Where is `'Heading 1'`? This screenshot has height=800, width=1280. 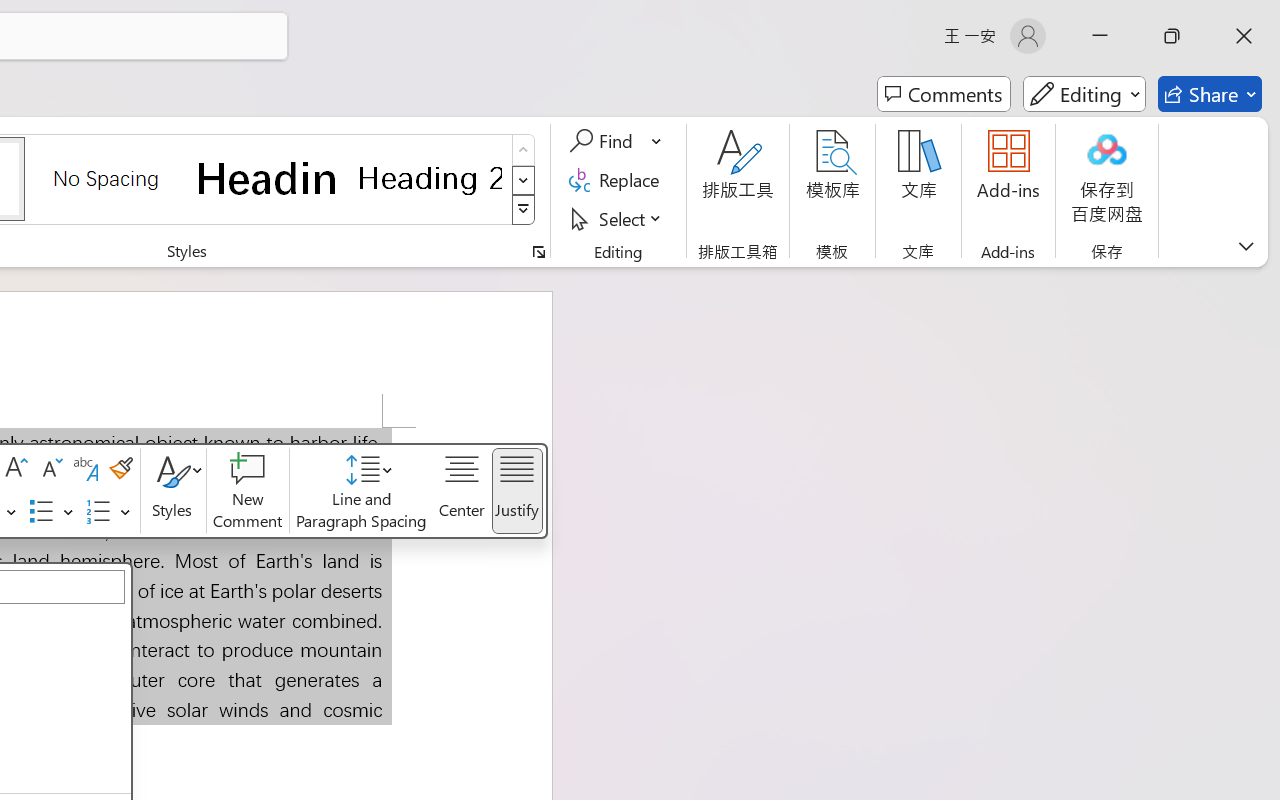 'Heading 1' is located at coordinates (267, 177).